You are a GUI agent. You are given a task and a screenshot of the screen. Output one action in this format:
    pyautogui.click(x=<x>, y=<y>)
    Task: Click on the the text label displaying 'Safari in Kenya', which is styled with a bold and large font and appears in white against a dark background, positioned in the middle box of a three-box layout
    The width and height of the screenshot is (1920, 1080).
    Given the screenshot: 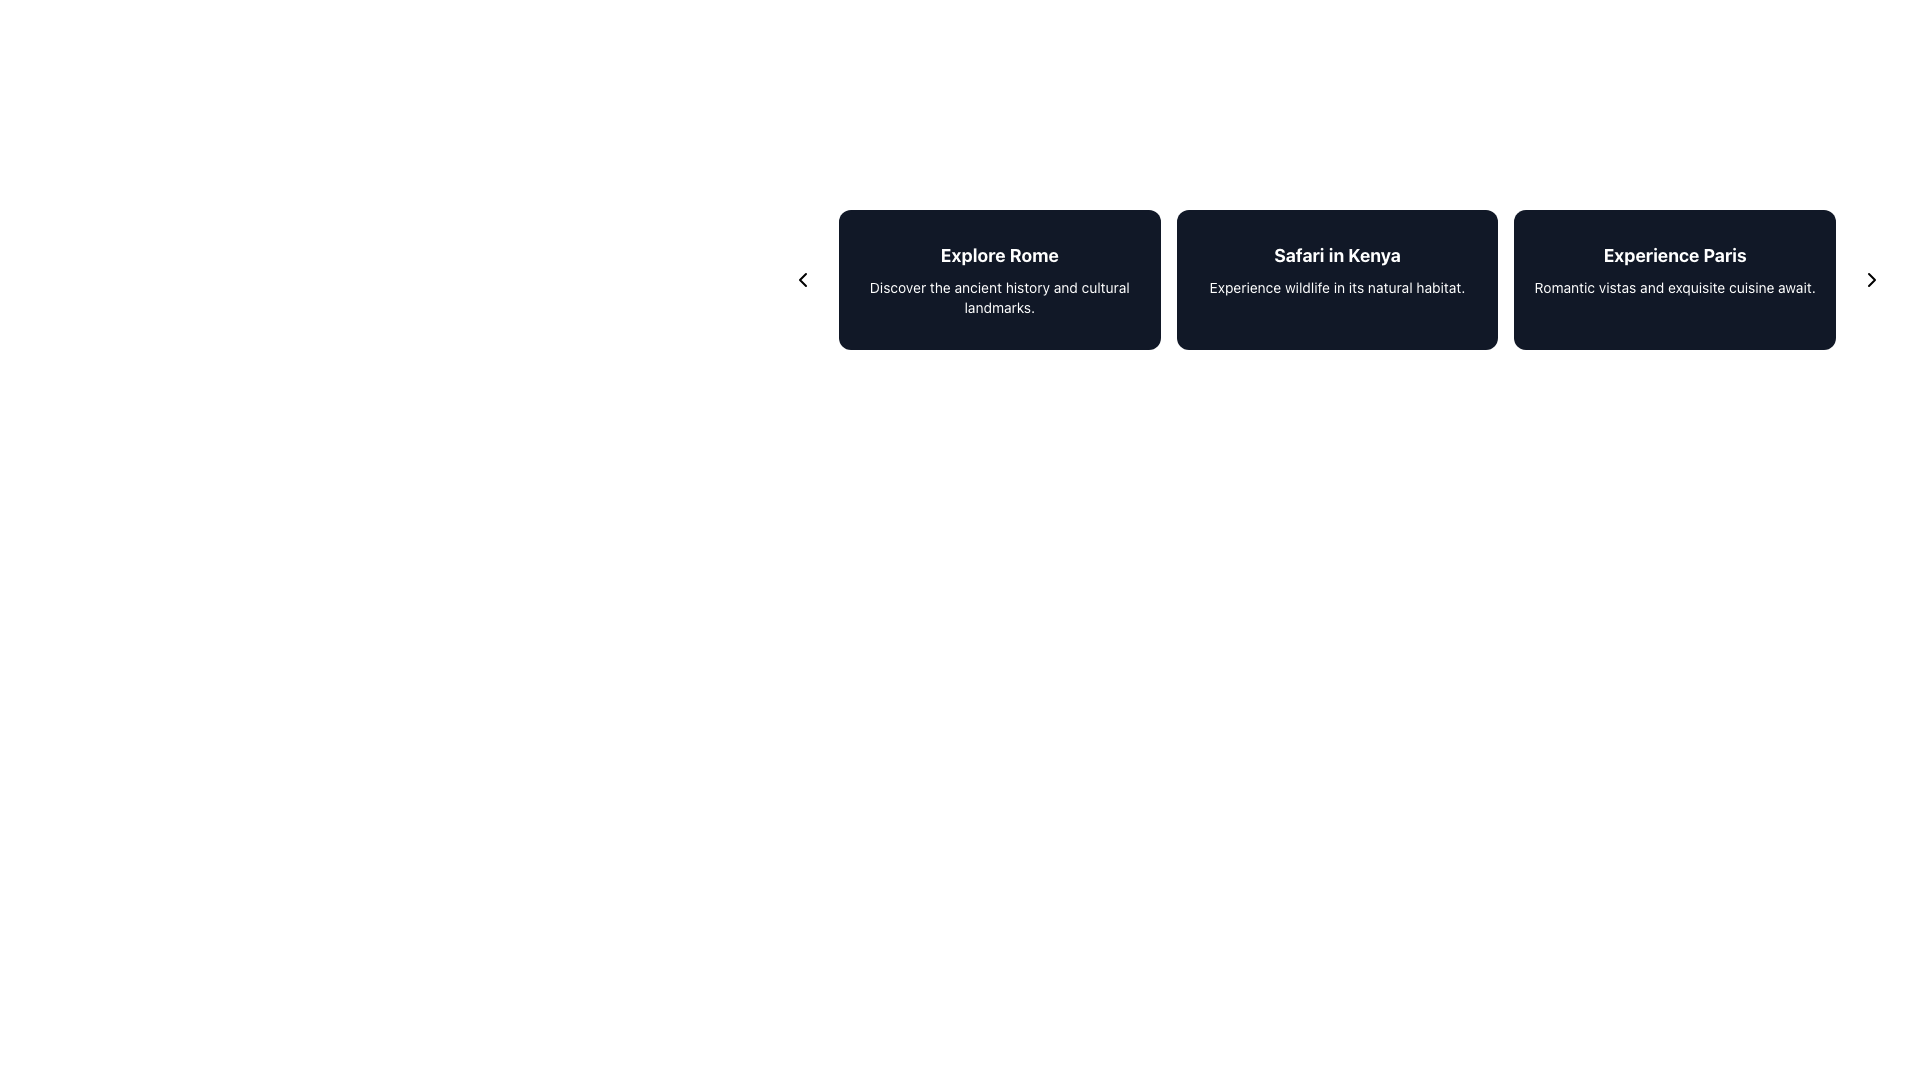 What is the action you would take?
    pyautogui.click(x=1337, y=254)
    